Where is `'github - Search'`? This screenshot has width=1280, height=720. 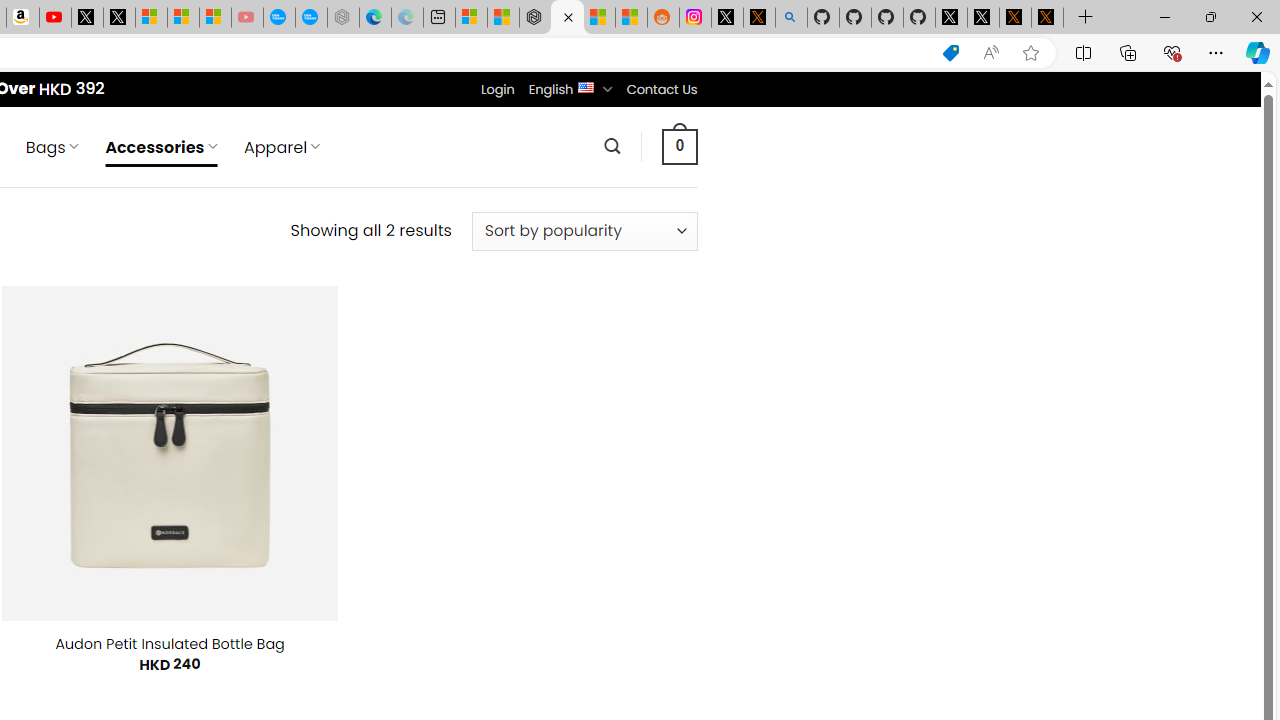
'github - Search' is located at coordinates (790, 17).